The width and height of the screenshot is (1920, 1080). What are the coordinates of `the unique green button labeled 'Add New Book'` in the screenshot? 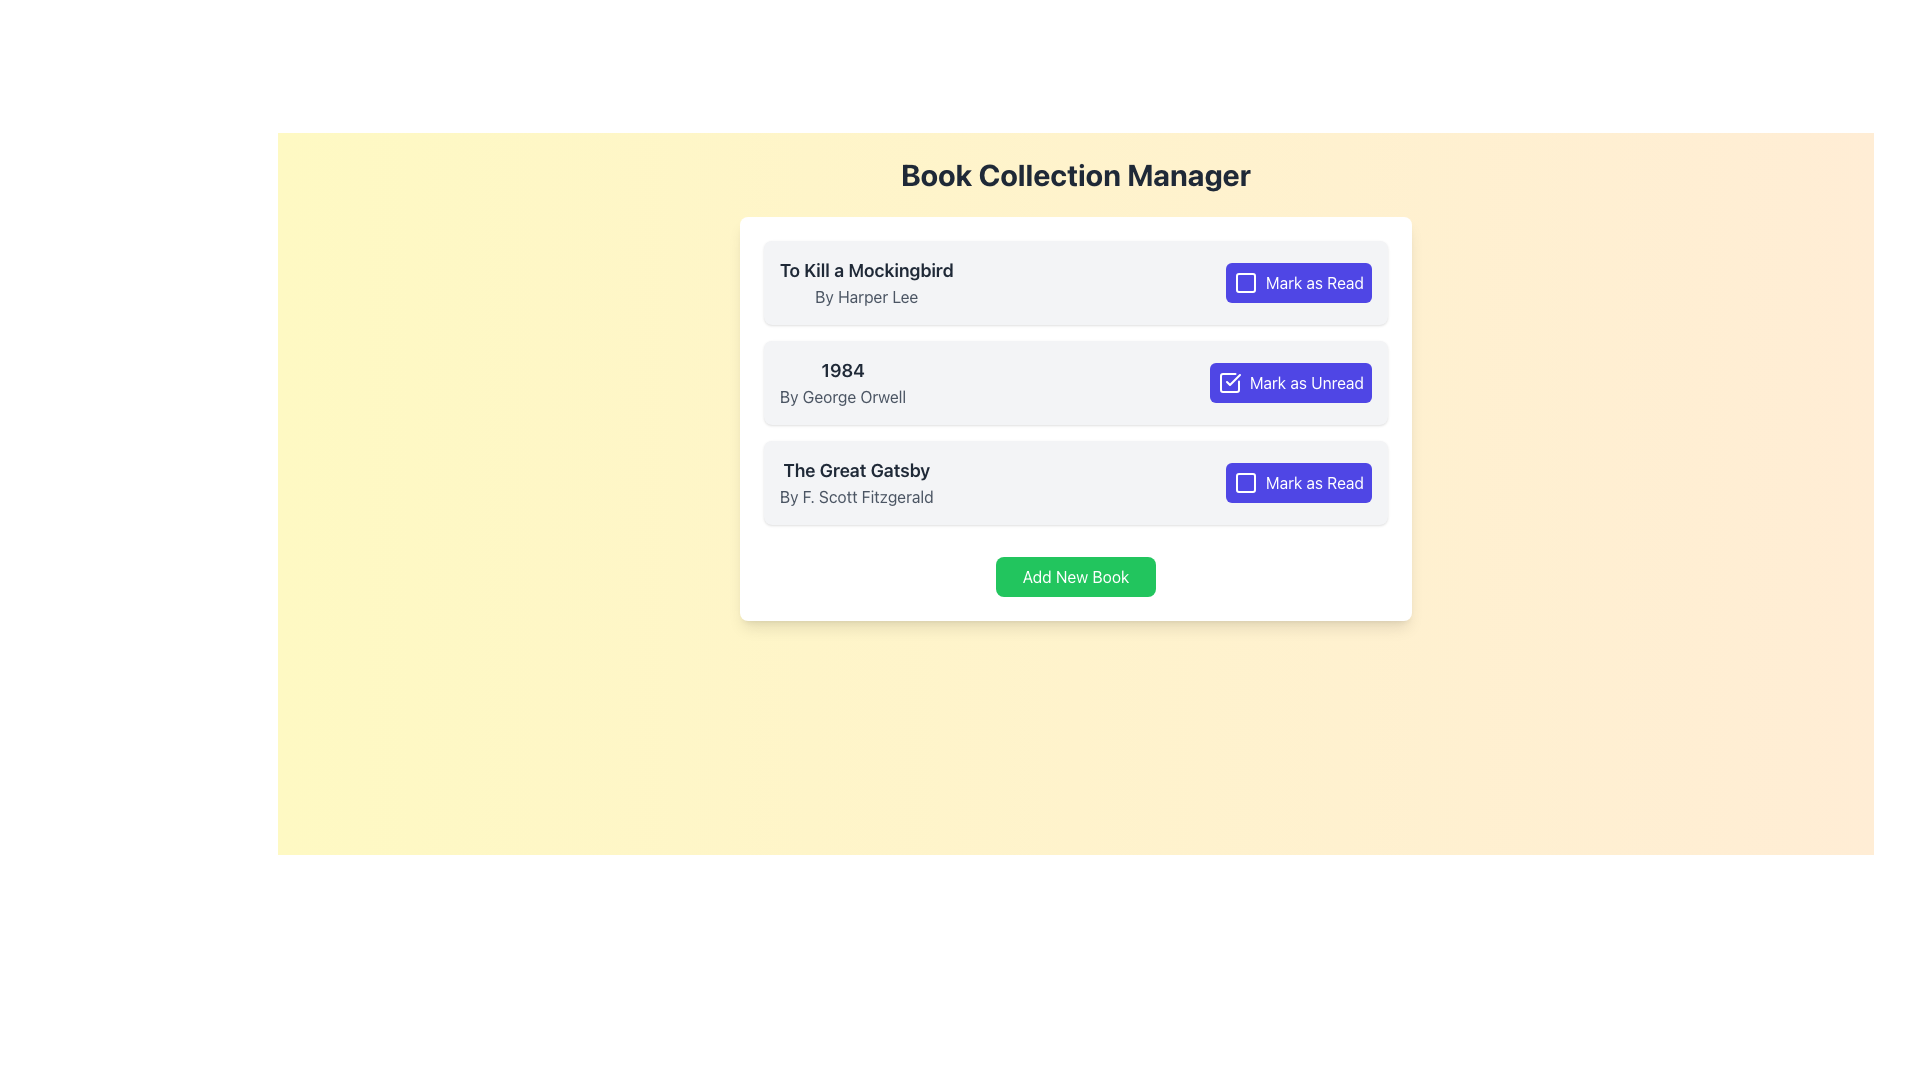 It's located at (1074, 577).